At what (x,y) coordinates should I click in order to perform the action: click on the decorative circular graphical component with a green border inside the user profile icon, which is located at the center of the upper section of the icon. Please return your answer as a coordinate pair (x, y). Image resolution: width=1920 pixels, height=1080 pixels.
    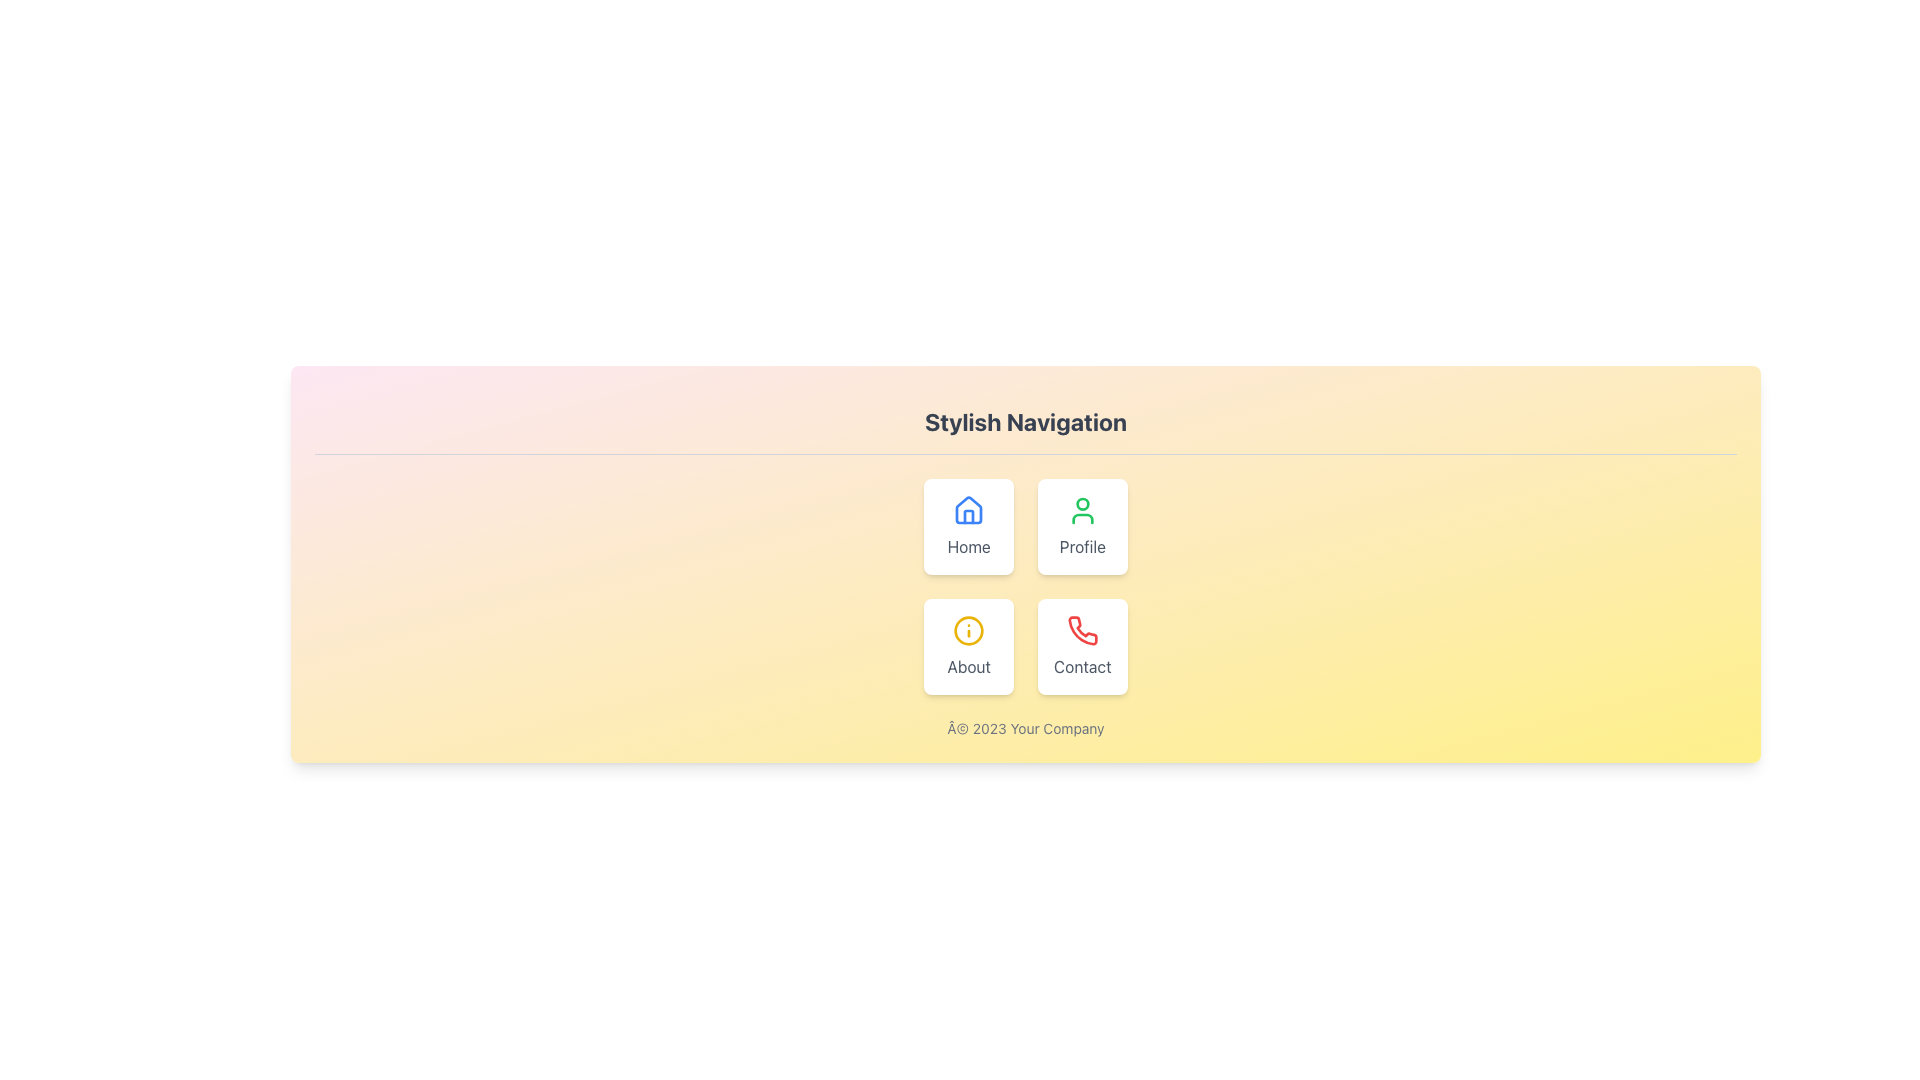
    Looking at the image, I should click on (1081, 503).